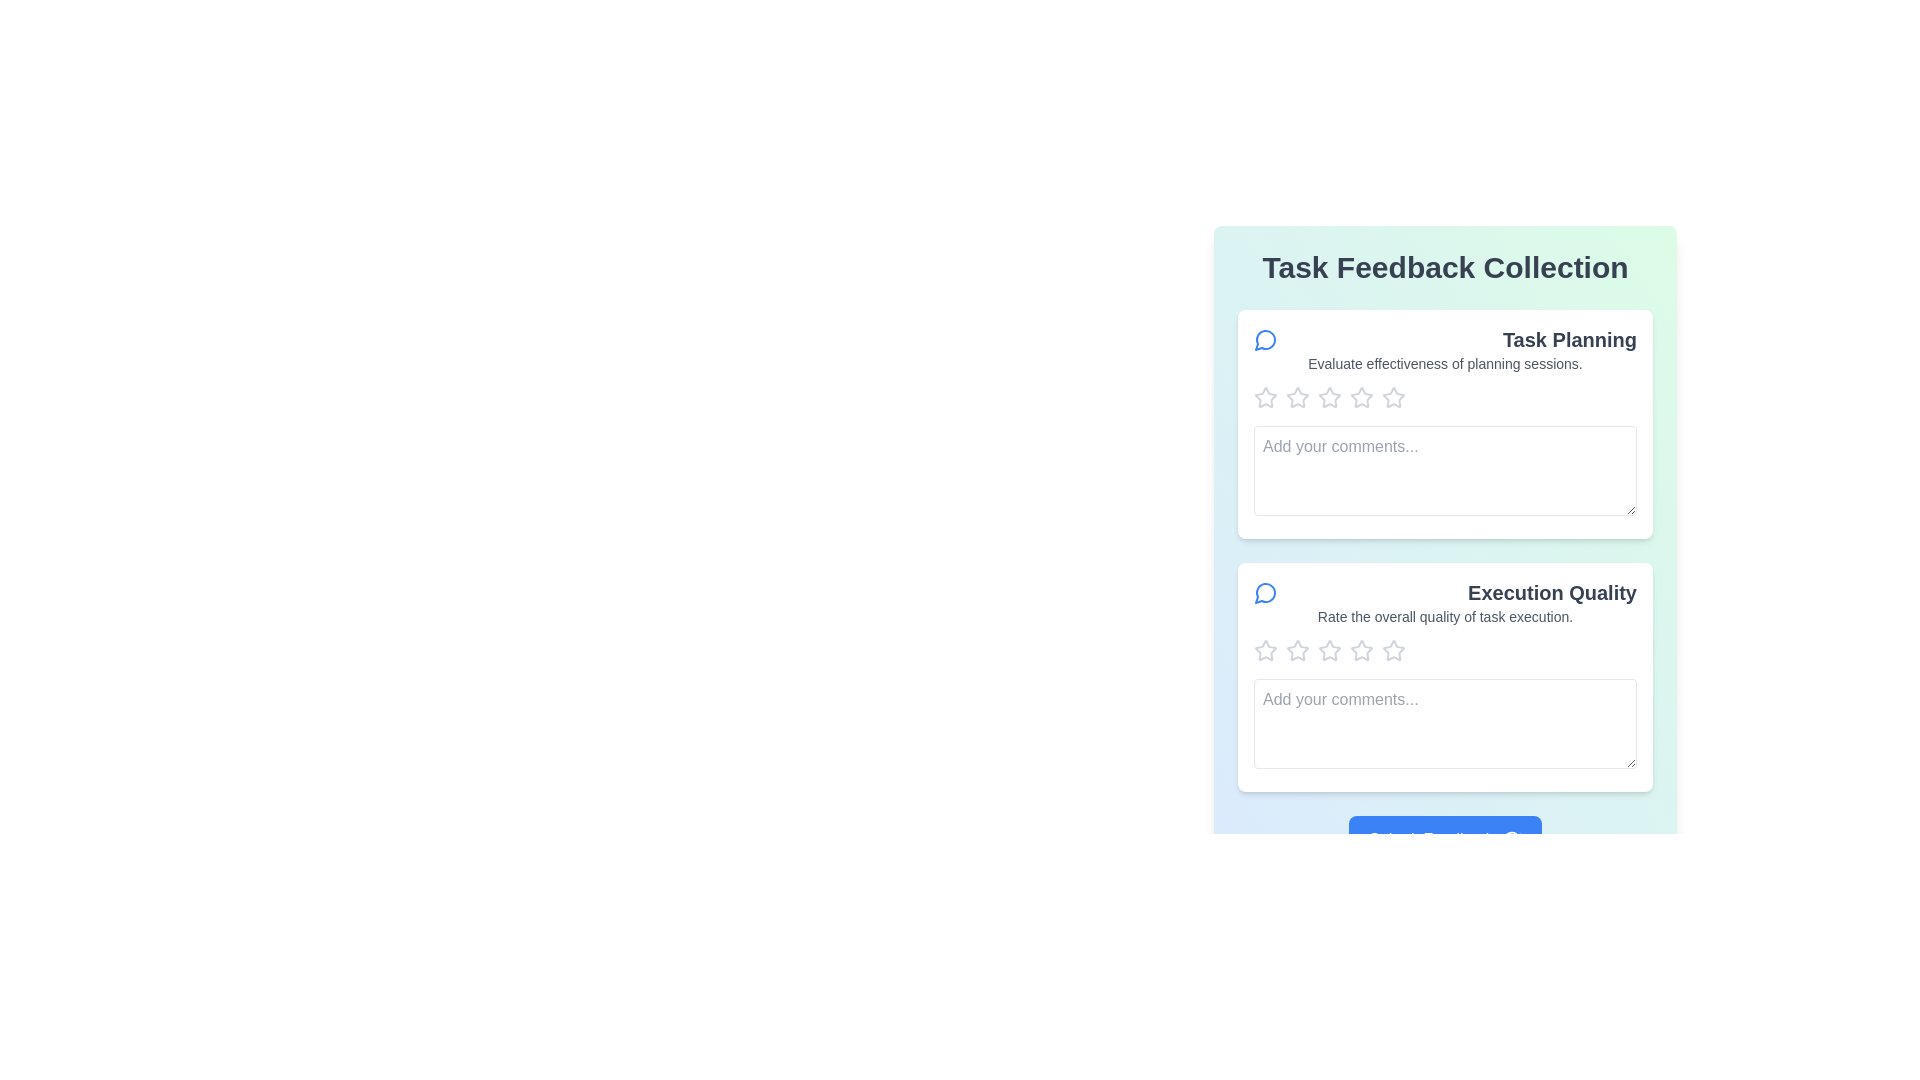 The width and height of the screenshot is (1920, 1080). I want to click on the second star-shaped rating icon outlined in light gray within the 'Task Planning' section to receive feedback, so click(1361, 397).